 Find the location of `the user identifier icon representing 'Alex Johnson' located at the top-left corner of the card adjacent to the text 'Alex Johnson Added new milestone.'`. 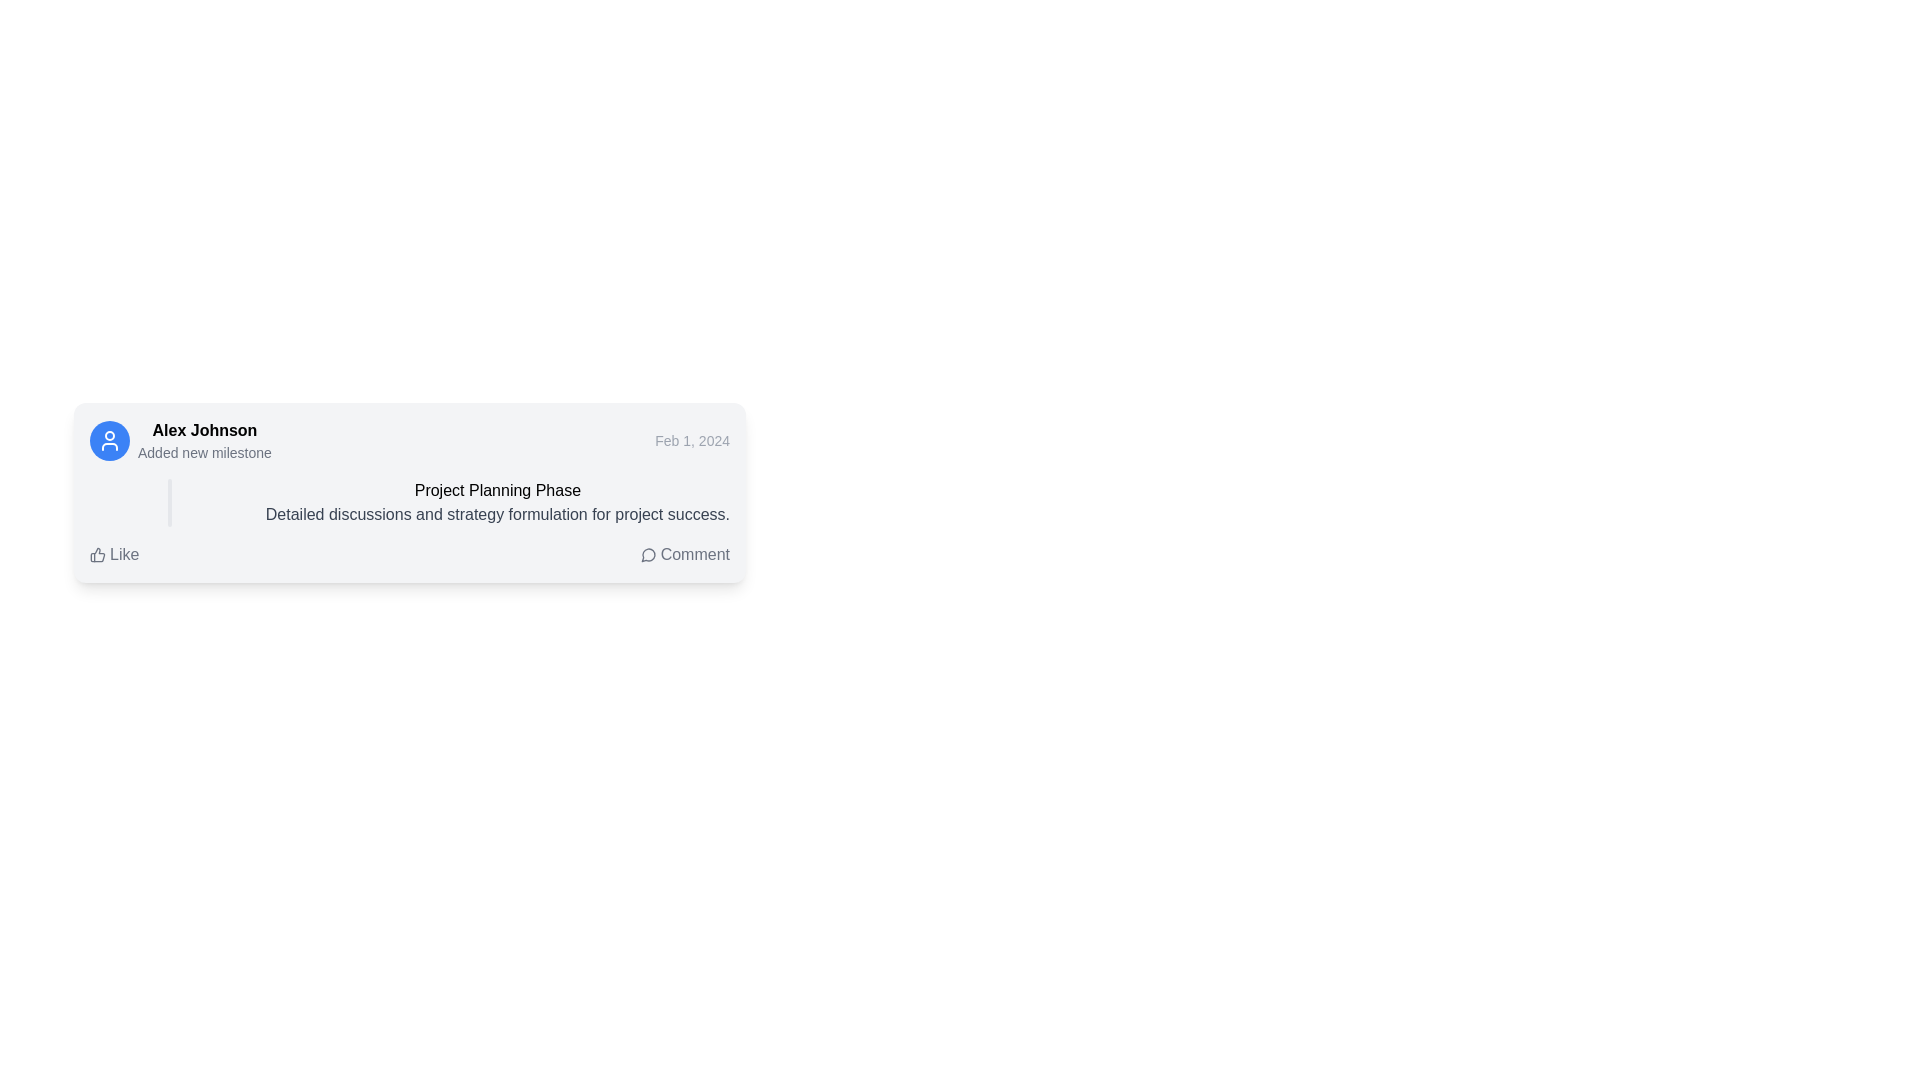

the user identifier icon representing 'Alex Johnson' located at the top-left corner of the card adjacent to the text 'Alex Johnson Added new milestone.' is located at coordinates (109, 439).